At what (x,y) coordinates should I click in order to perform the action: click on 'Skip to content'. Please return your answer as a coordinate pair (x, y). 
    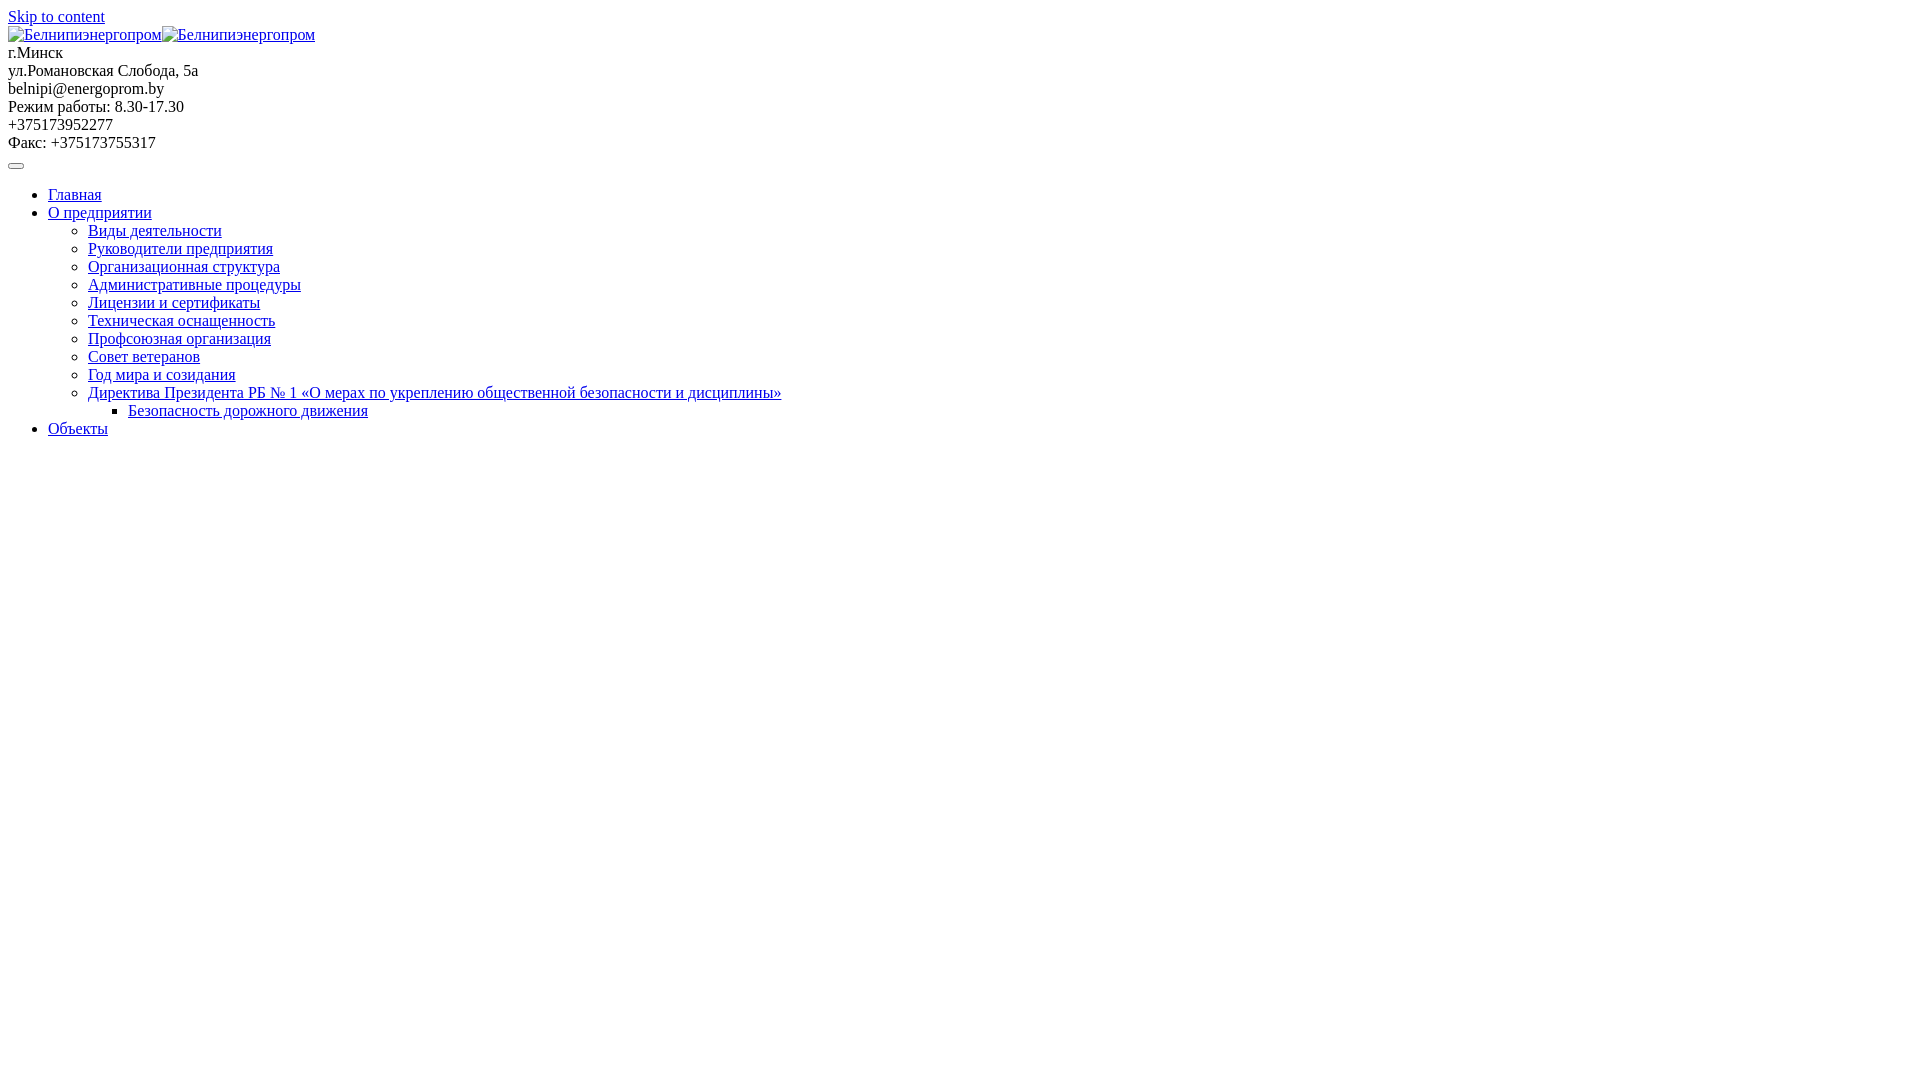
    Looking at the image, I should click on (8, 16).